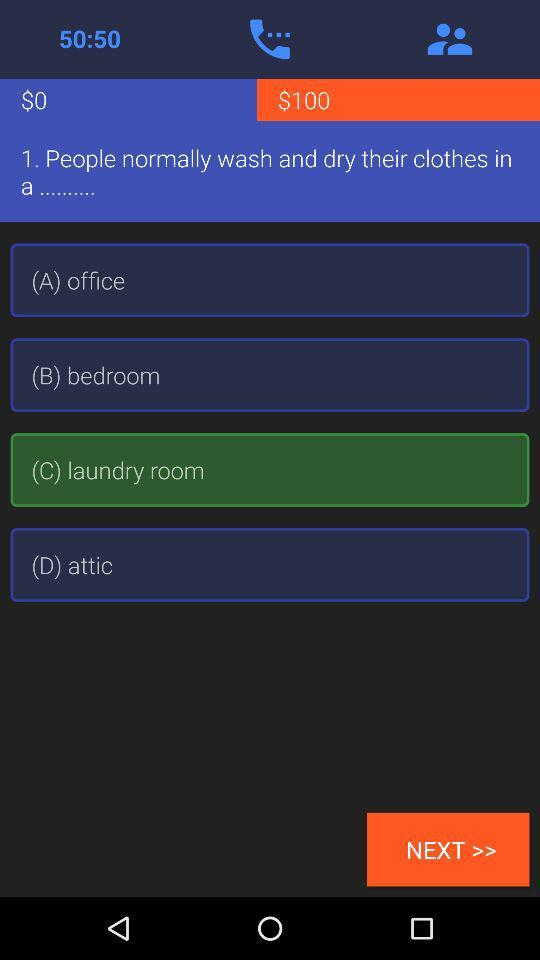 The height and width of the screenshot is (960, 540). Describe the element at coordinates (270, 470) in the screenshot. I see `the app above (d) attic` at that location.